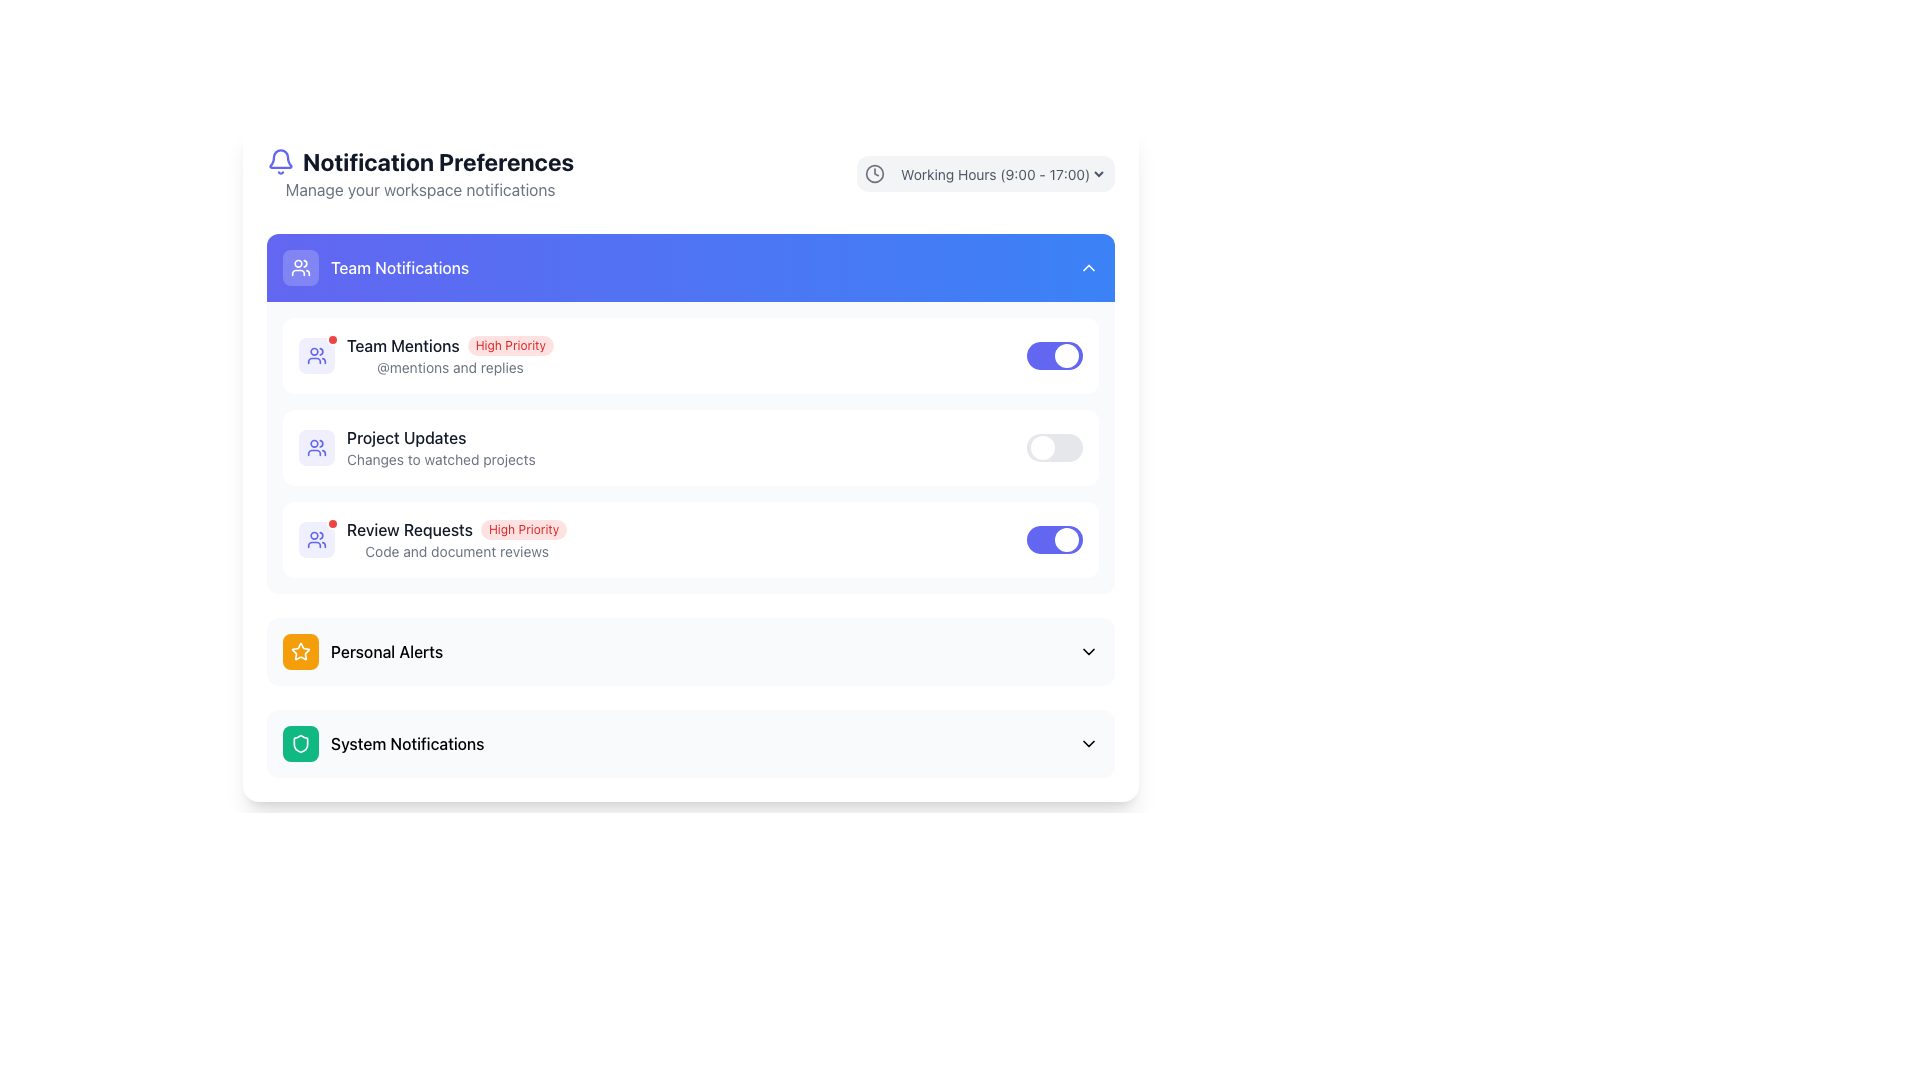  Describe the element at coordinates (1088, 744) in the screenshot. I see `the downward-facing chevron icon with the class 'lucide-chevron-down' located at the far right of the 'System Notifications' row` at that location.